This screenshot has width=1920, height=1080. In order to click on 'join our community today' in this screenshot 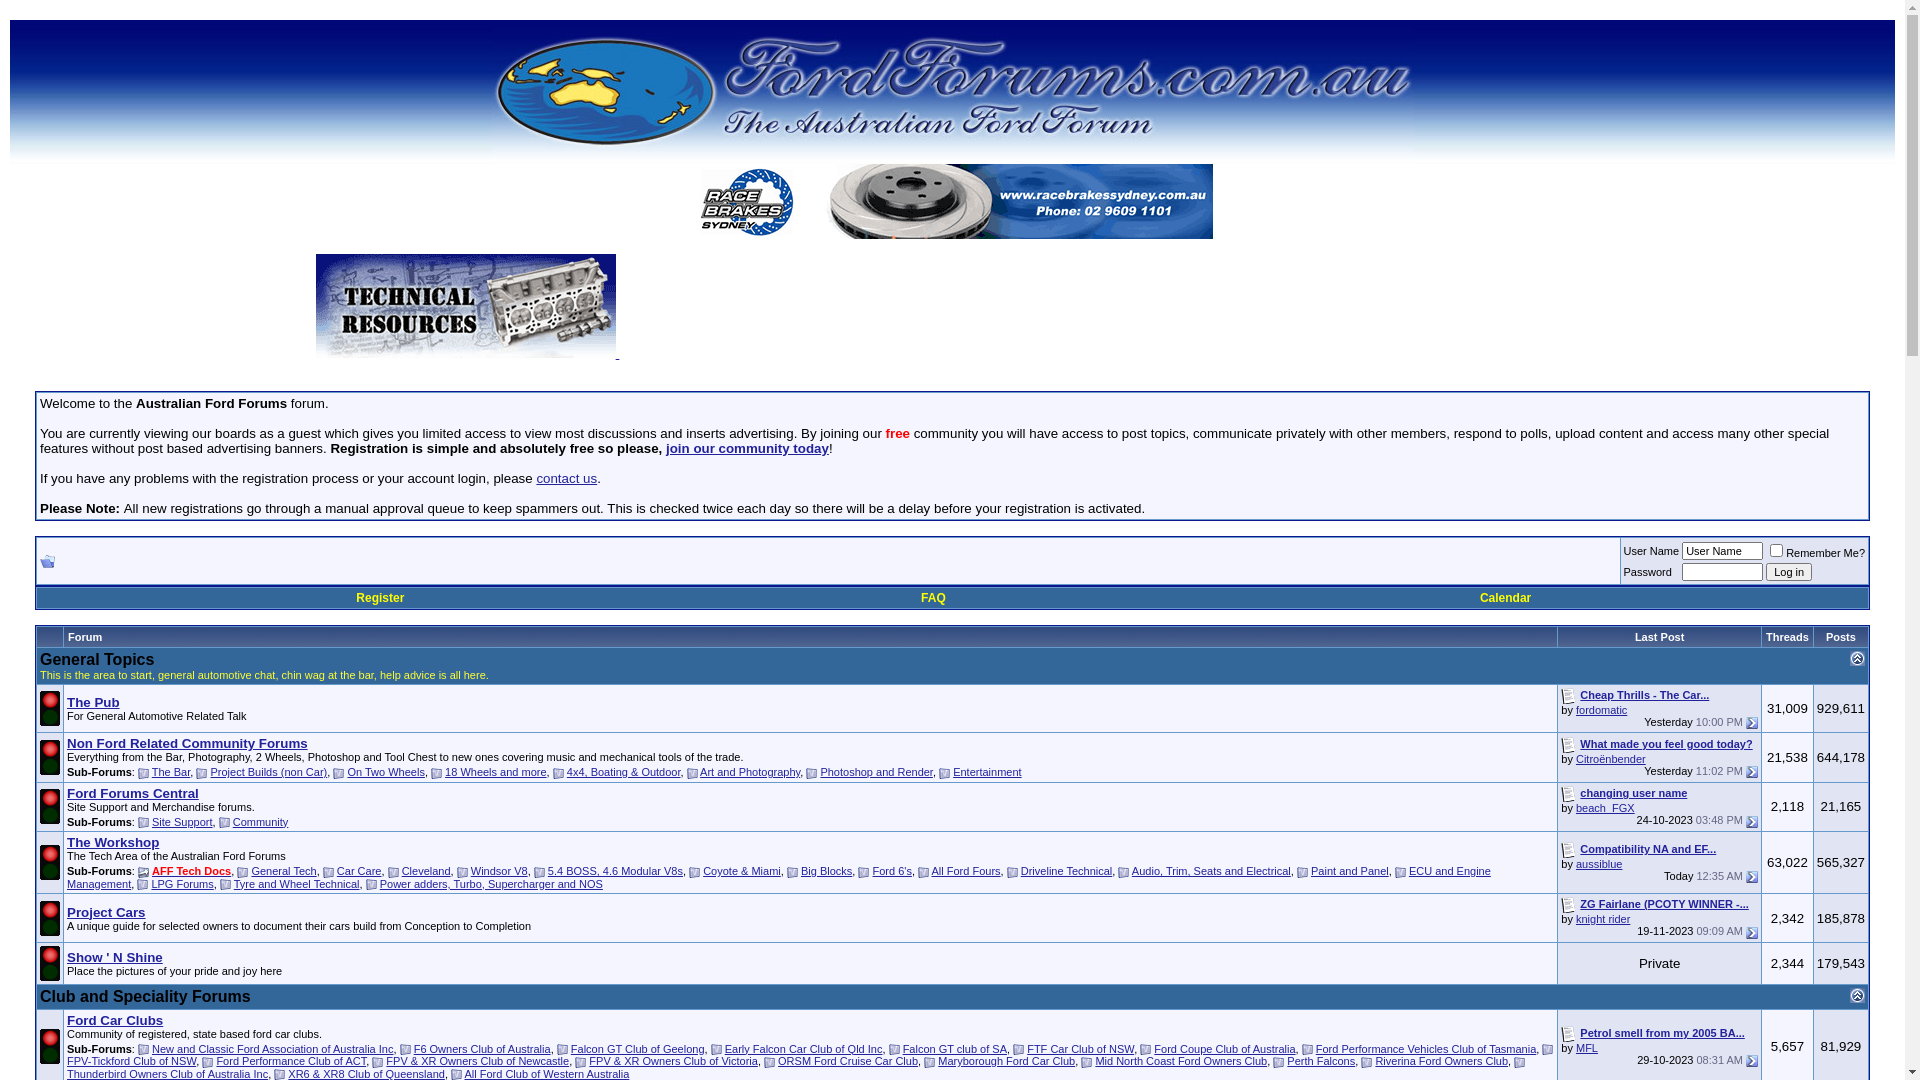, I will do `click(746, 447)`.